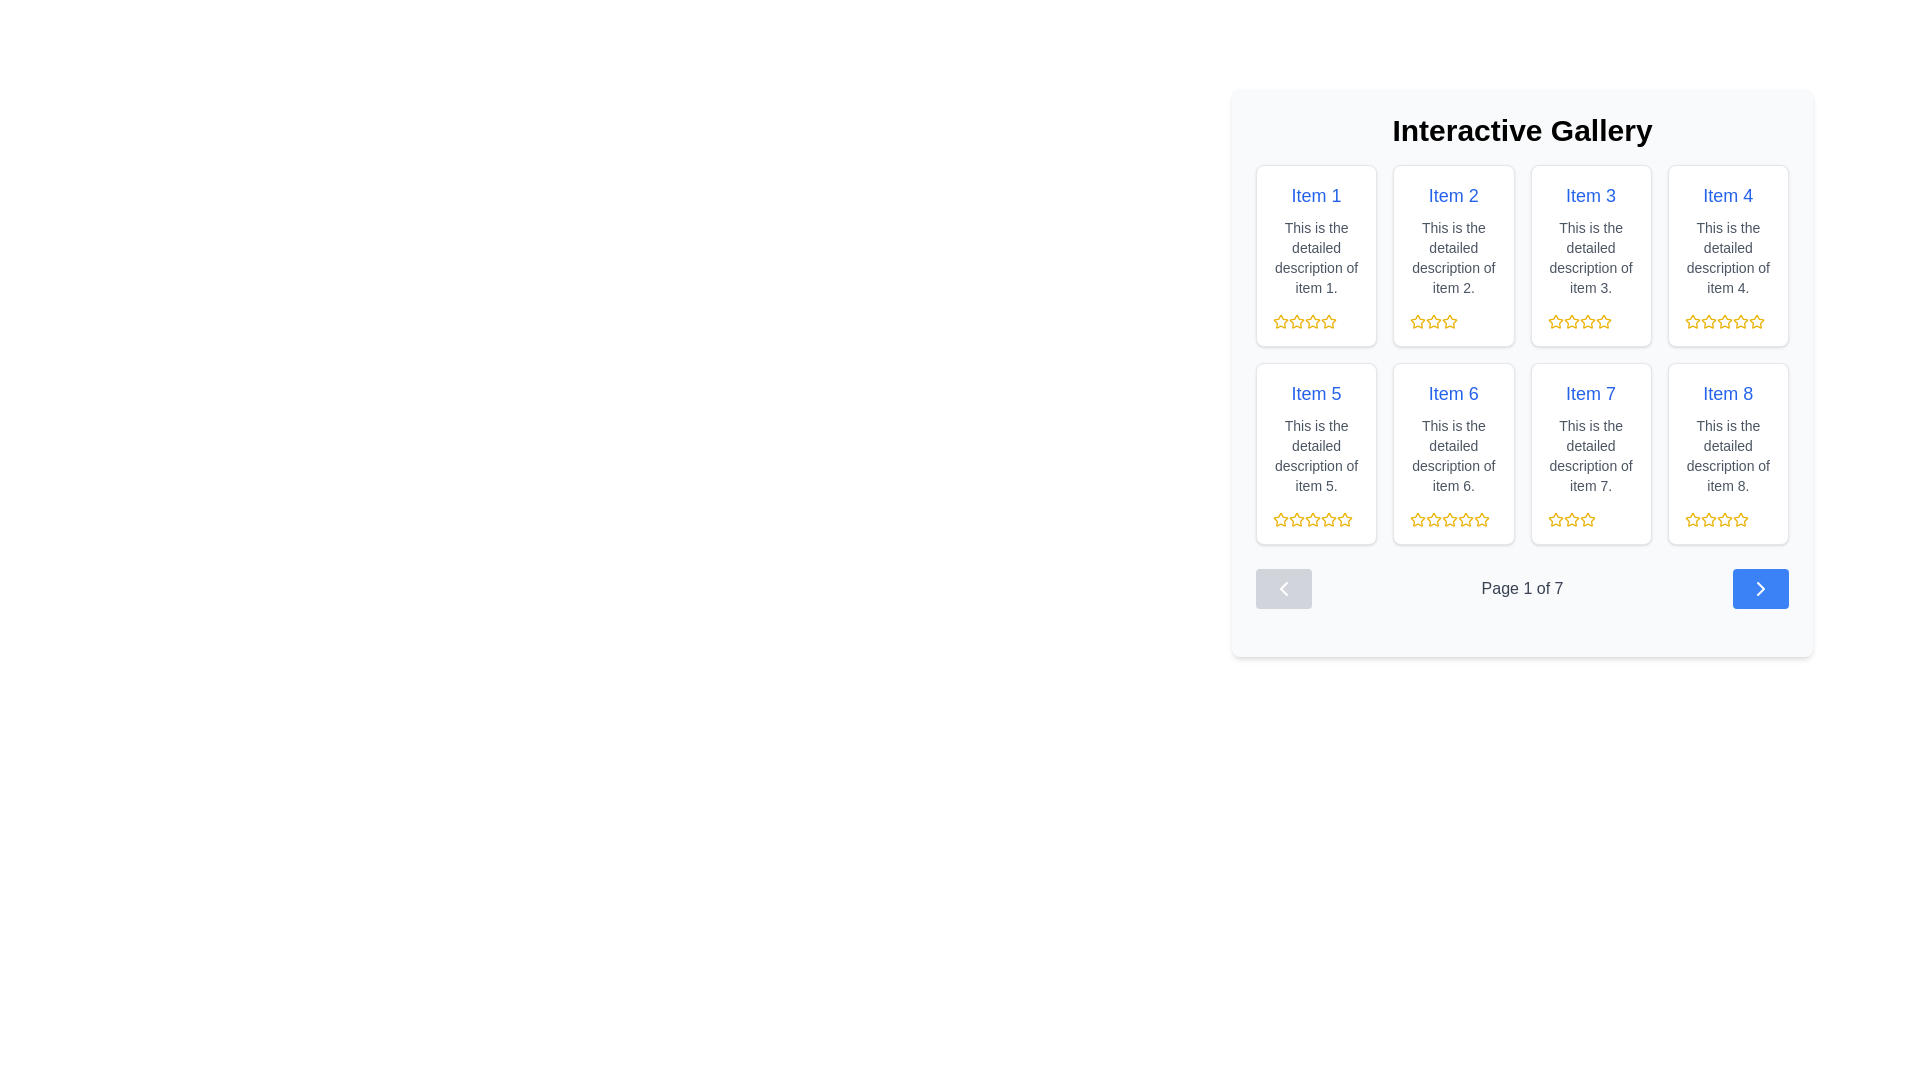 The height and width of the screenshot is (1080, 1920). I want to click on the title text of the fourth card in the first row of the interactive gallery, so click(1727, 196).